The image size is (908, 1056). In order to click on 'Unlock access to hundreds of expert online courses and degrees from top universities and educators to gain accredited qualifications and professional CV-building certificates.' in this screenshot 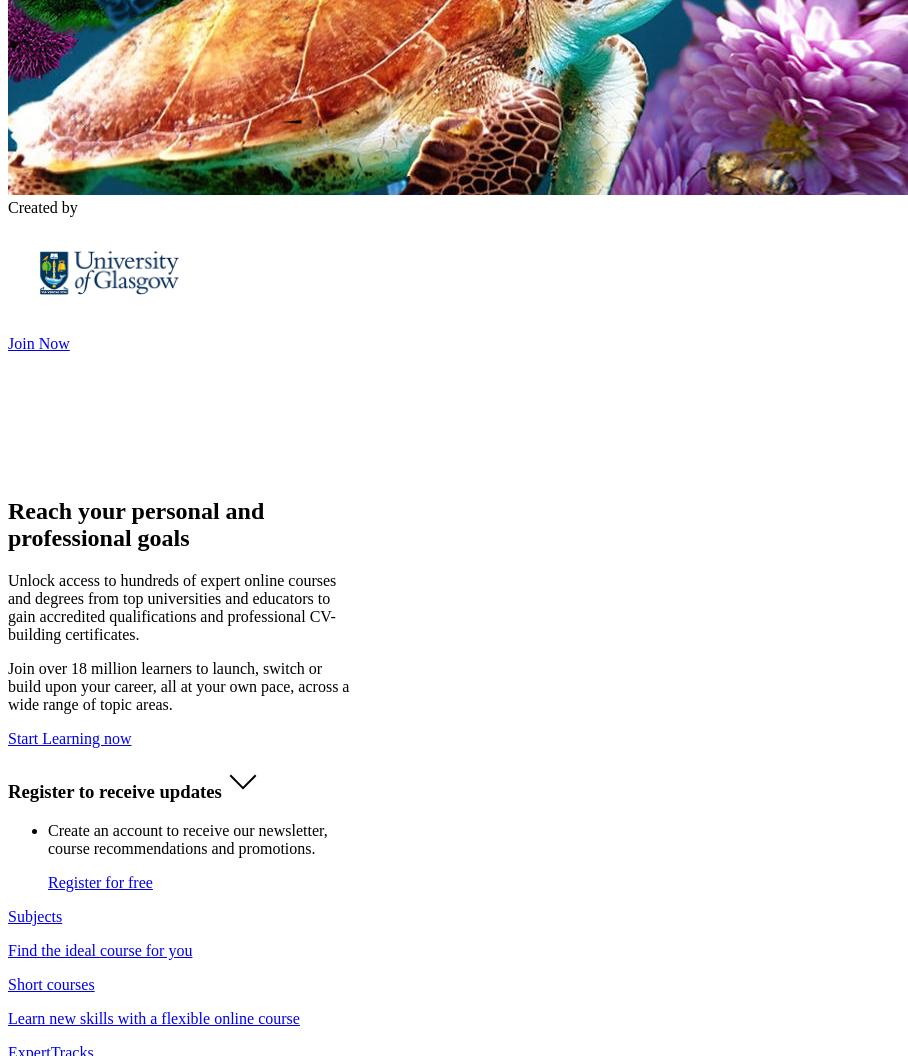, I will do `click(170, 605)`.